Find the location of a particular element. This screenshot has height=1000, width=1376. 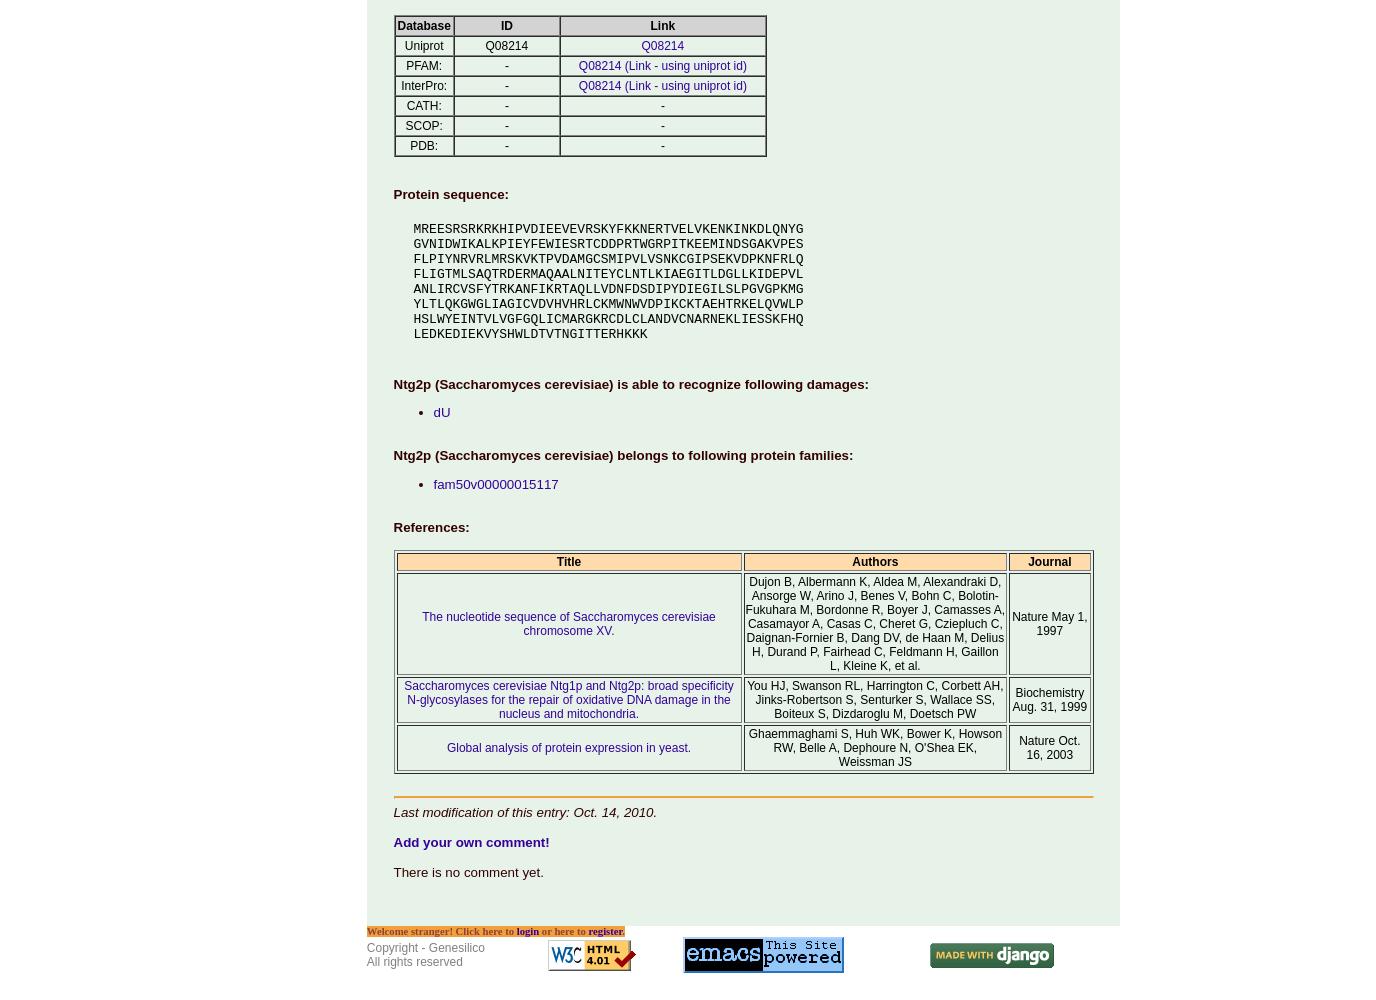

'login' is located at coordinates (527, 931).